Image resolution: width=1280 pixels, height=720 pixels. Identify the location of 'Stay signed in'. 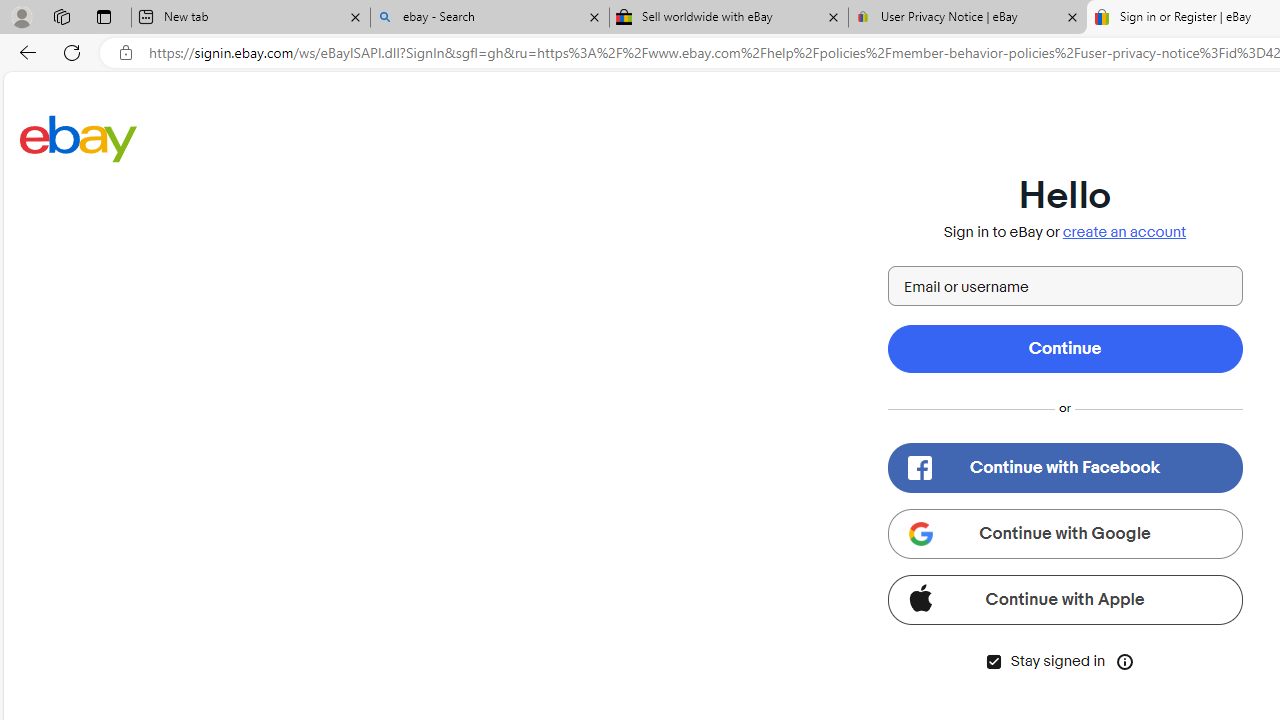
(993, 661).